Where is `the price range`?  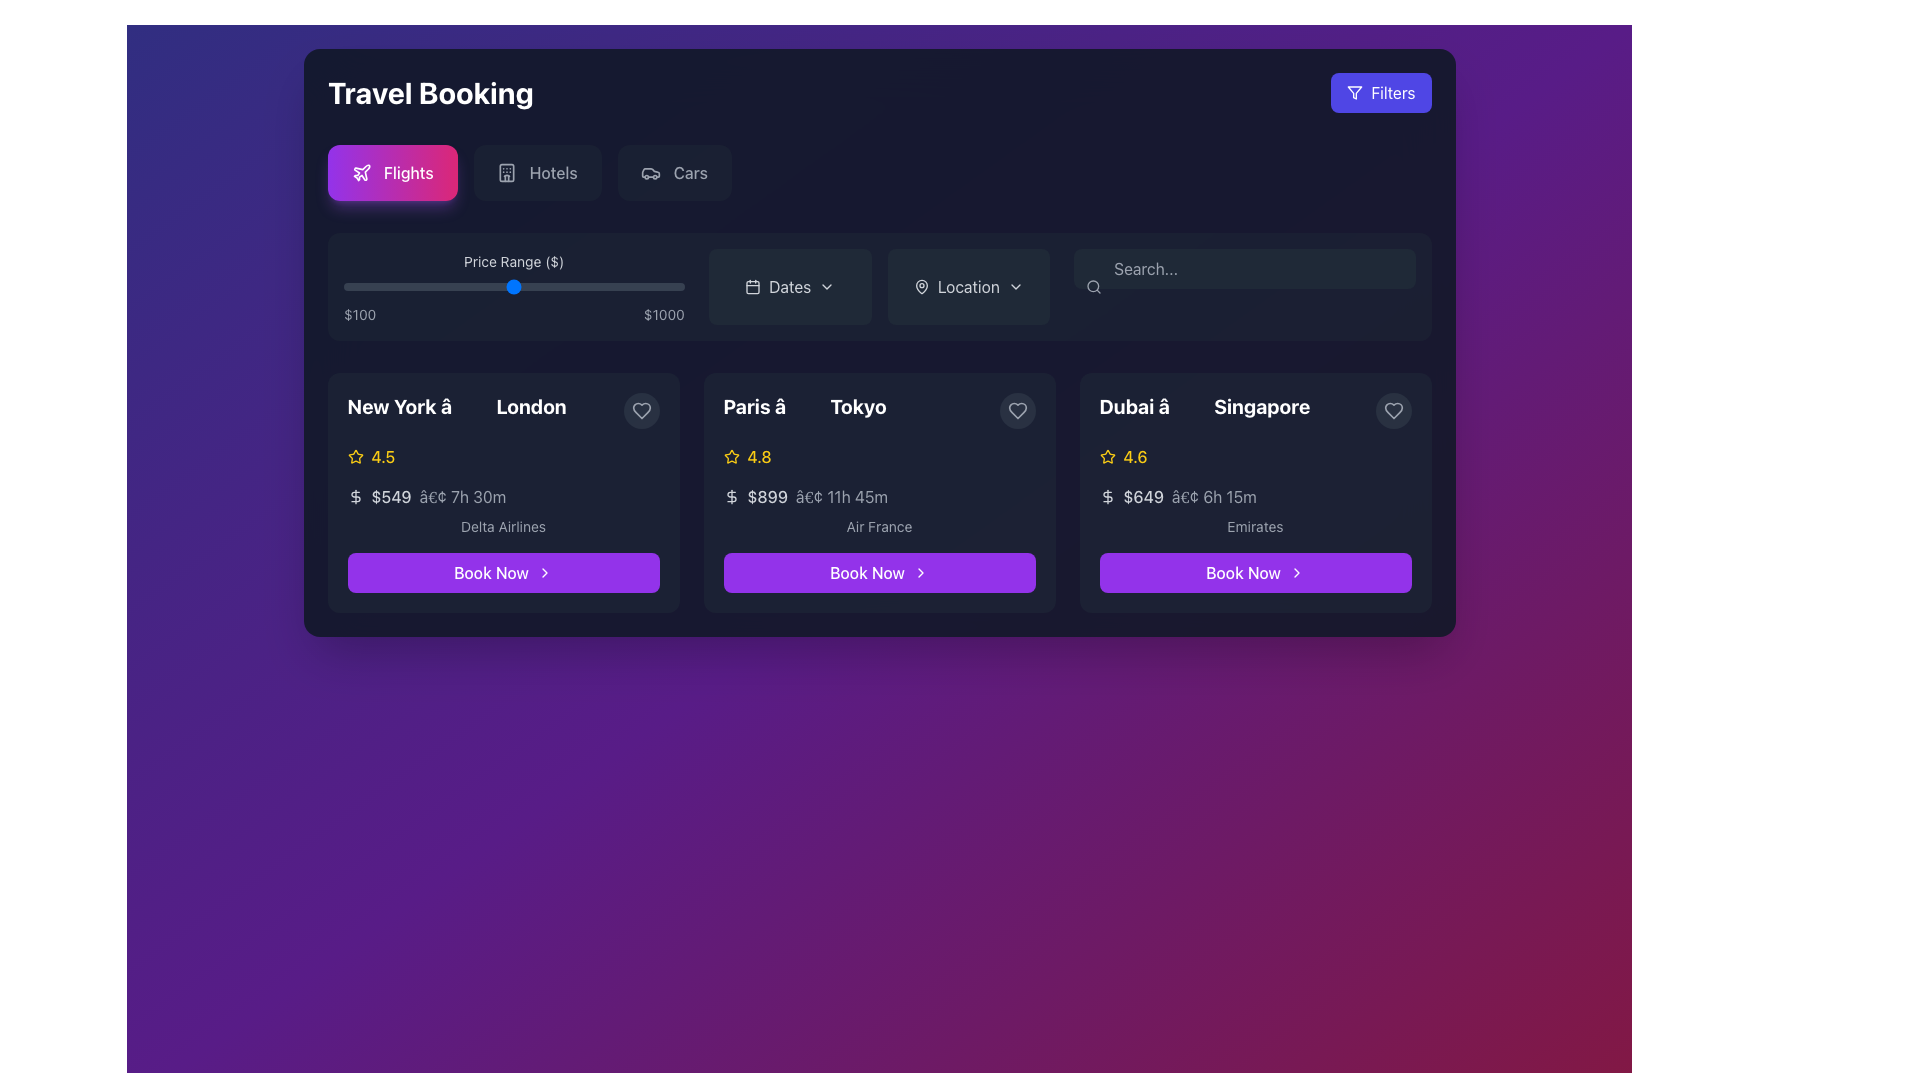
the price range is located at coordinates (397, 286).